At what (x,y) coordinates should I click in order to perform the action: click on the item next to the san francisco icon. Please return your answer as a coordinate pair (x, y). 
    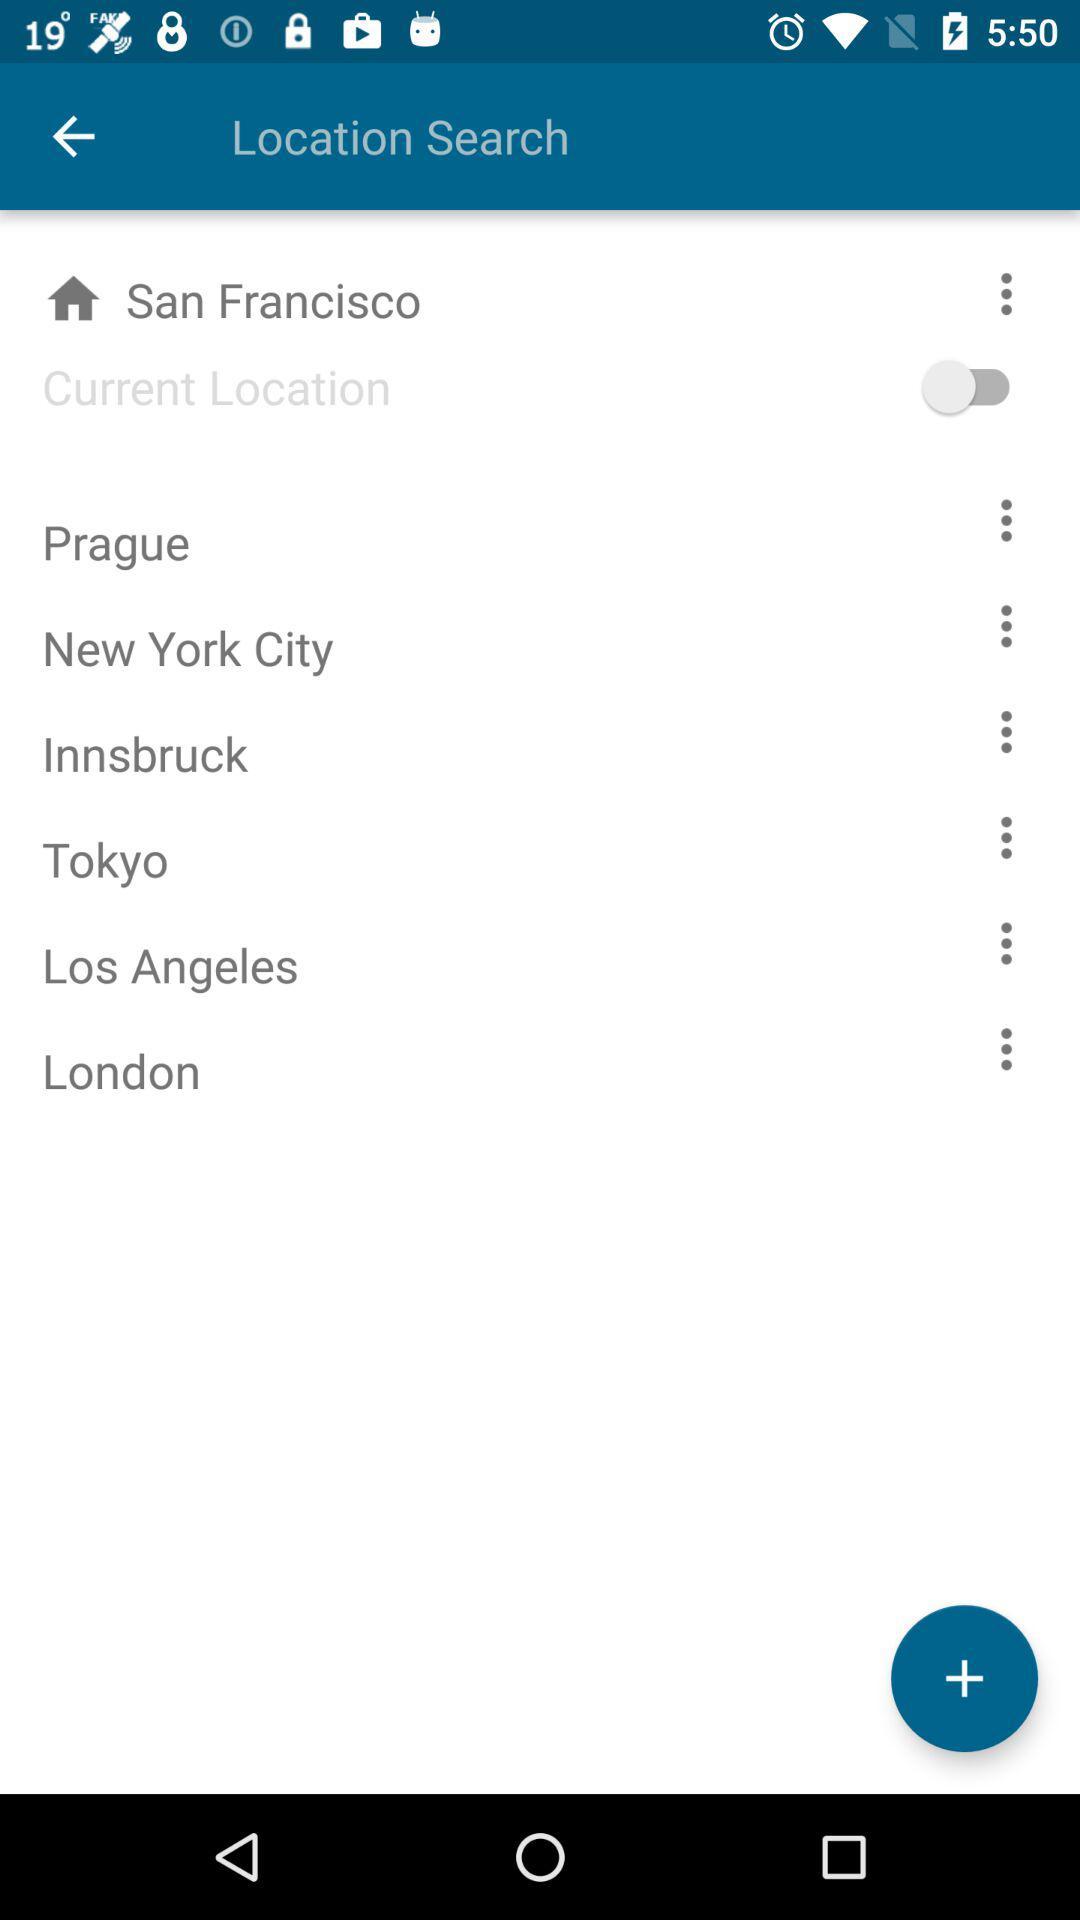
    Looking at the image, I should click on (996, 386).